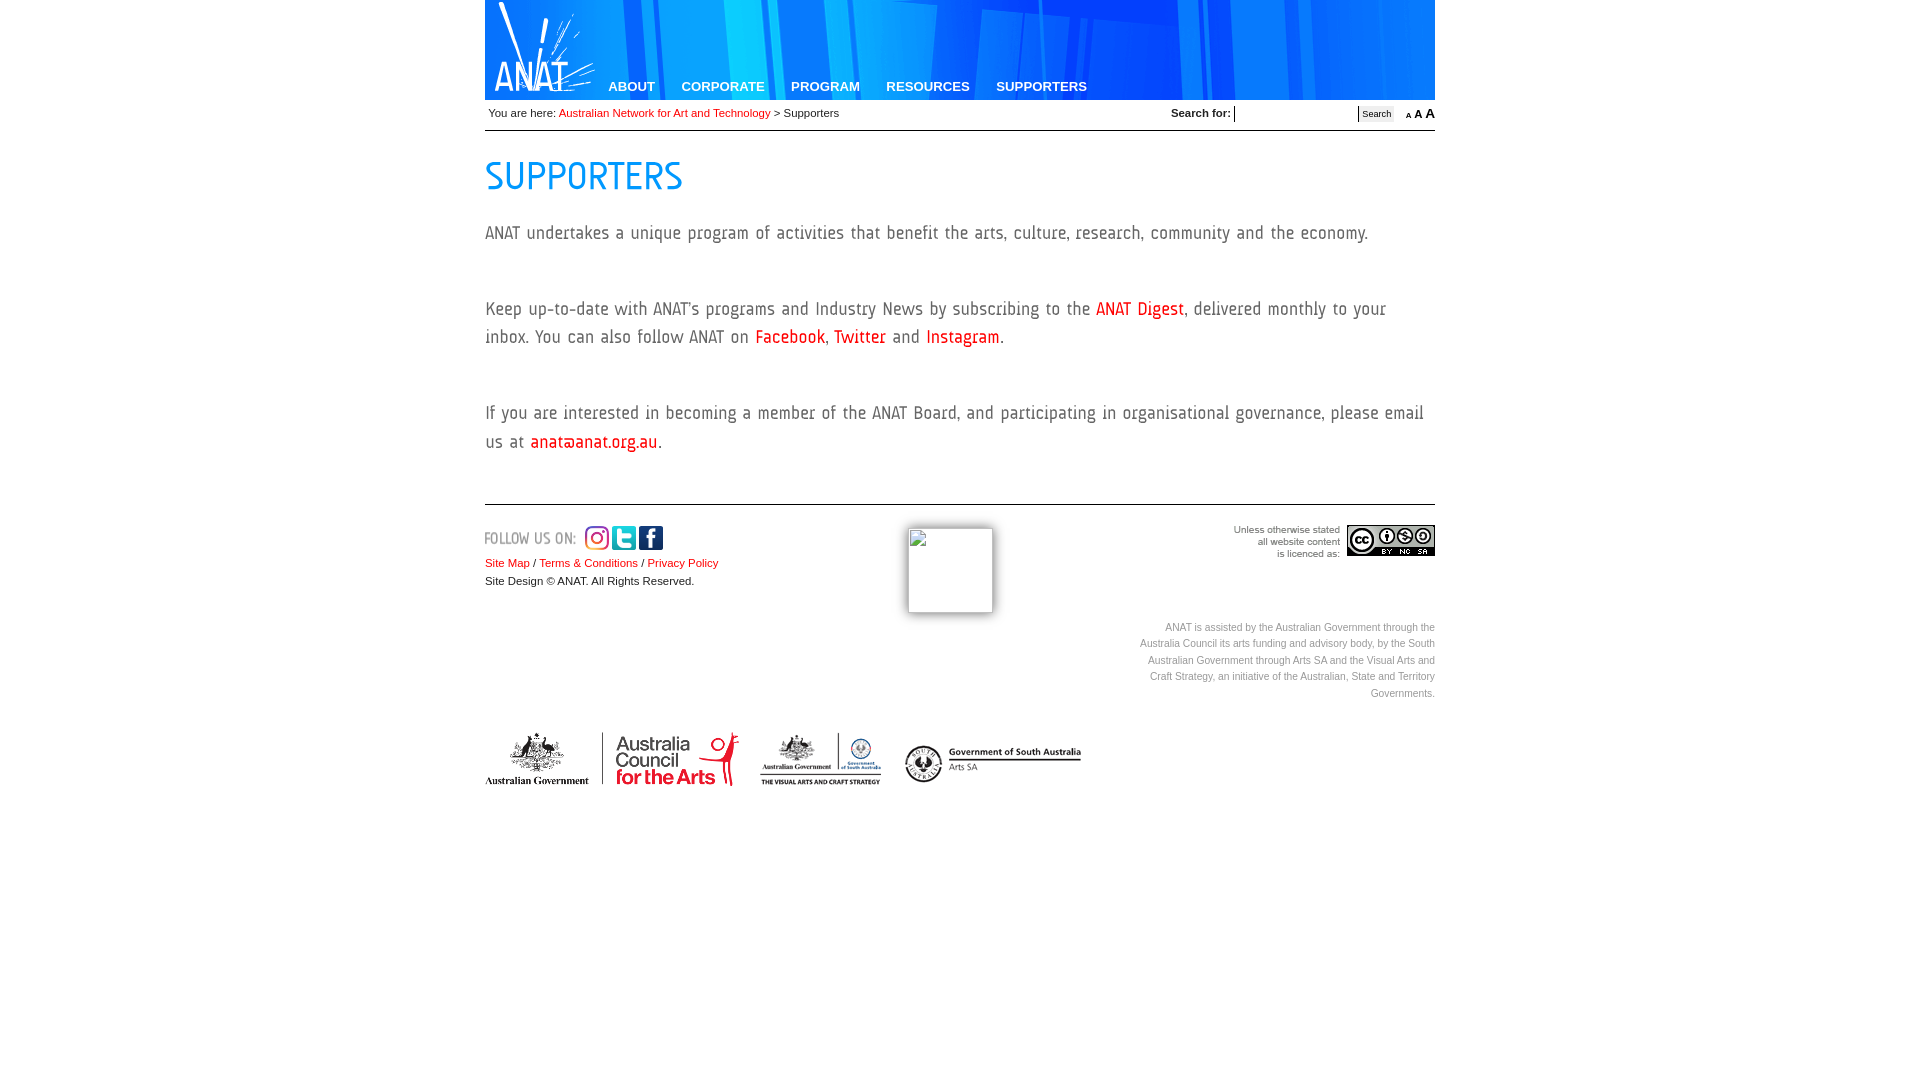 The width and height of the screenshot is (1920, 1080). What do you see at coordinates (825, 85) in the screenshot?
I see `'PROGRAM'` at bounding box center [825, 85].